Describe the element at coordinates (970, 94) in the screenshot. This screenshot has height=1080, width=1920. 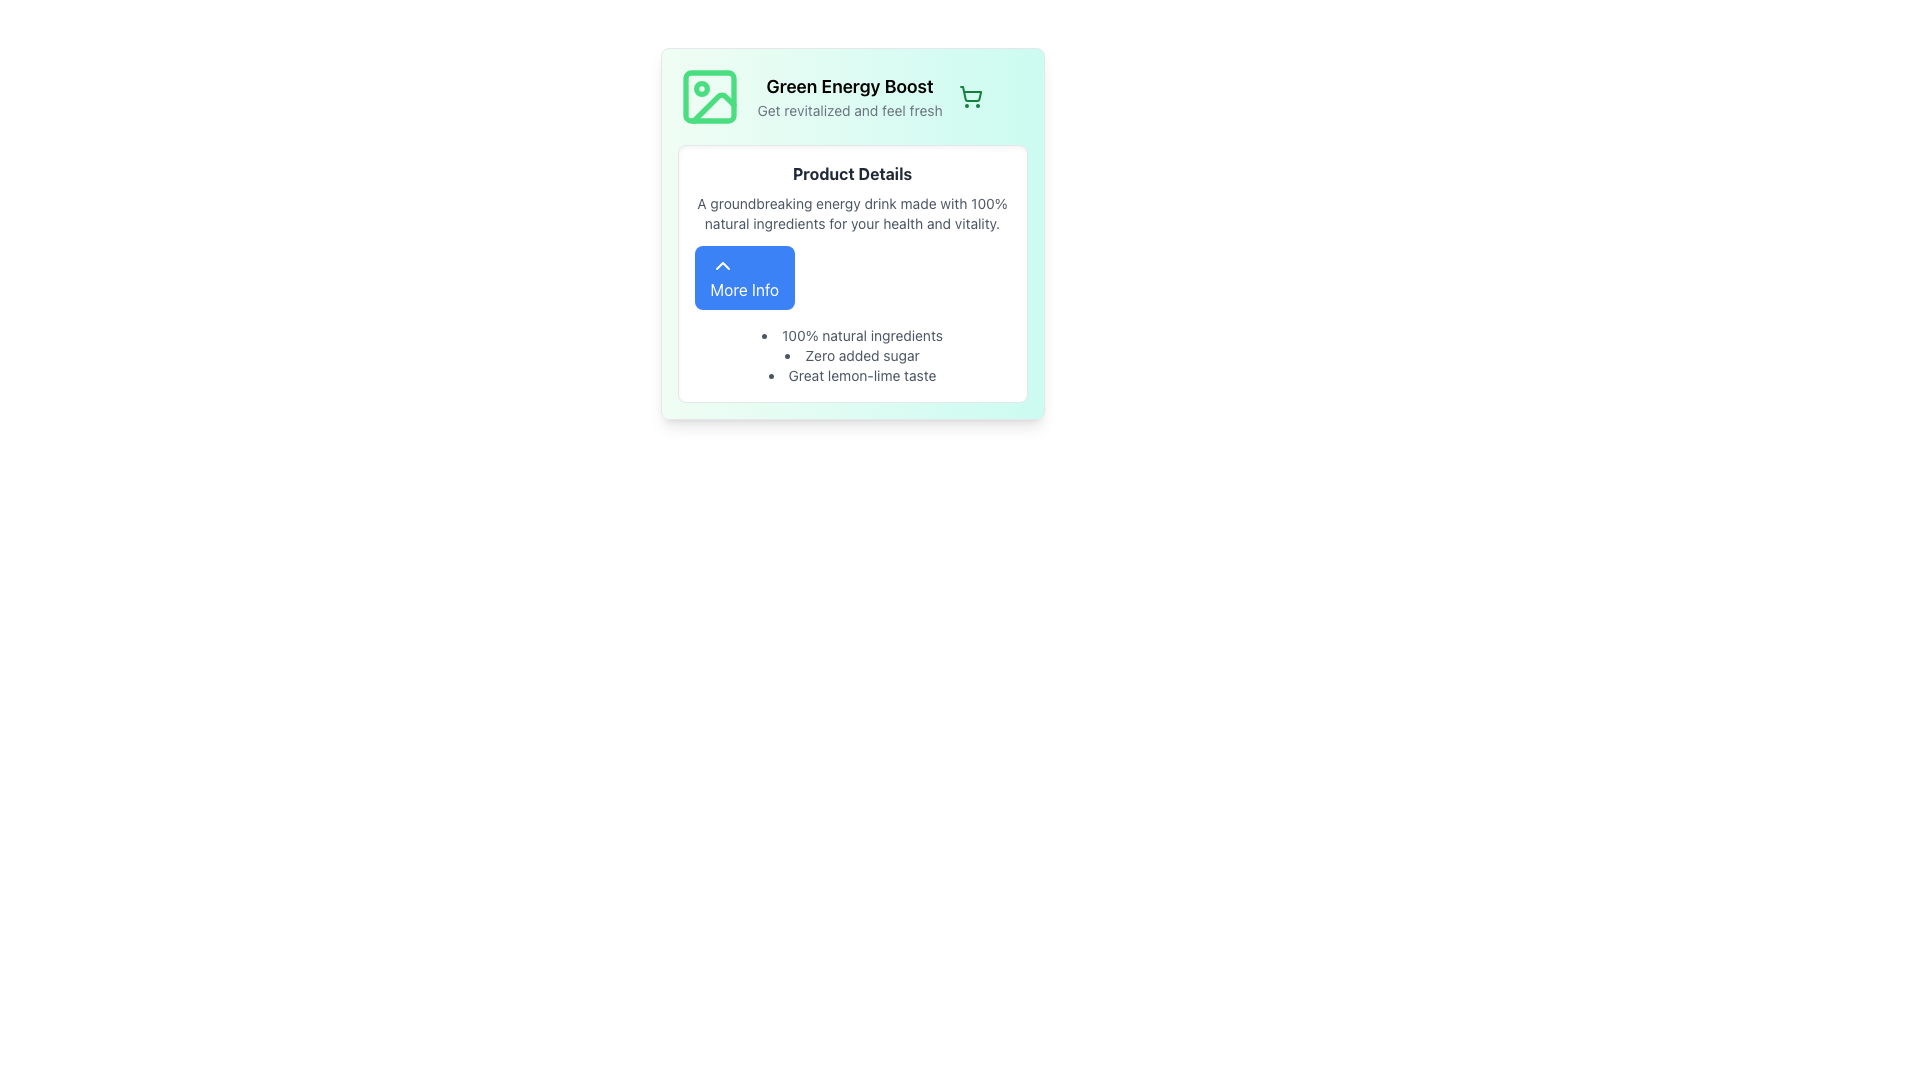
I see `the green outline of the shopping cart icon located in the top right region of the product overview box` at that location.